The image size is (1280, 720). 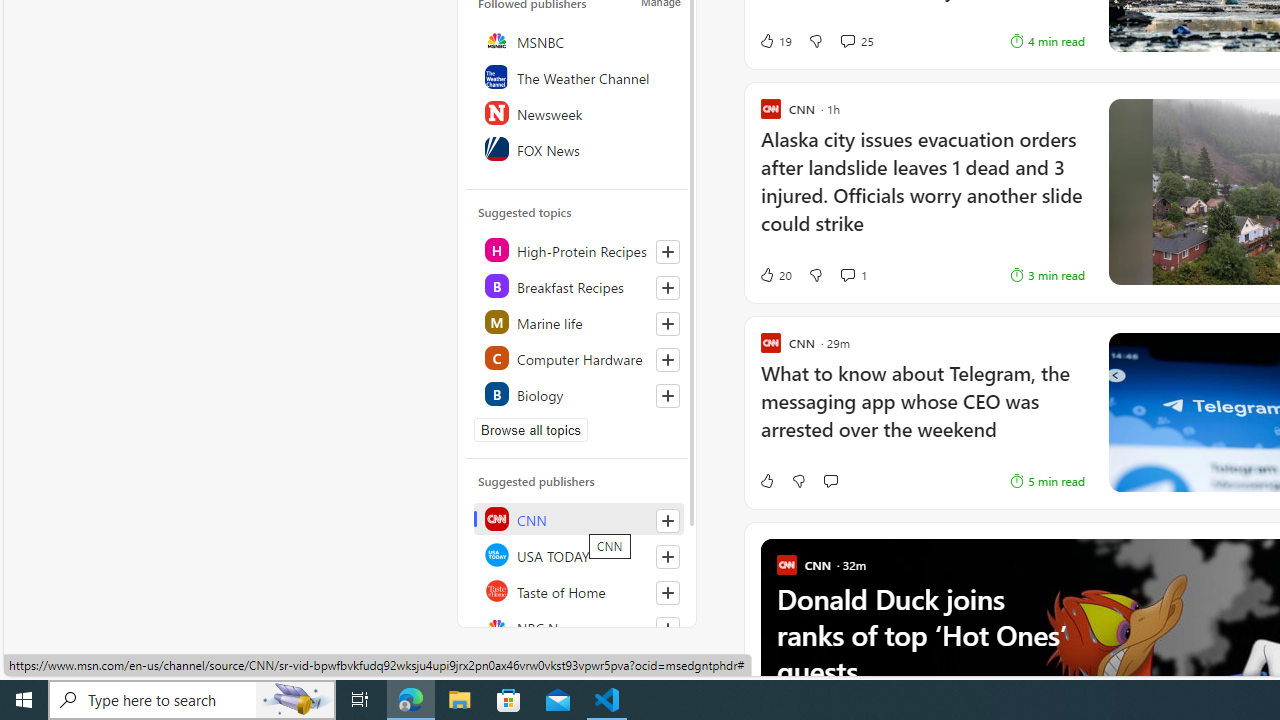 What do you see at coordinates (830, 480) in the screenshot?
I see `'Start the conversation'` at bounding box center [830, 480].